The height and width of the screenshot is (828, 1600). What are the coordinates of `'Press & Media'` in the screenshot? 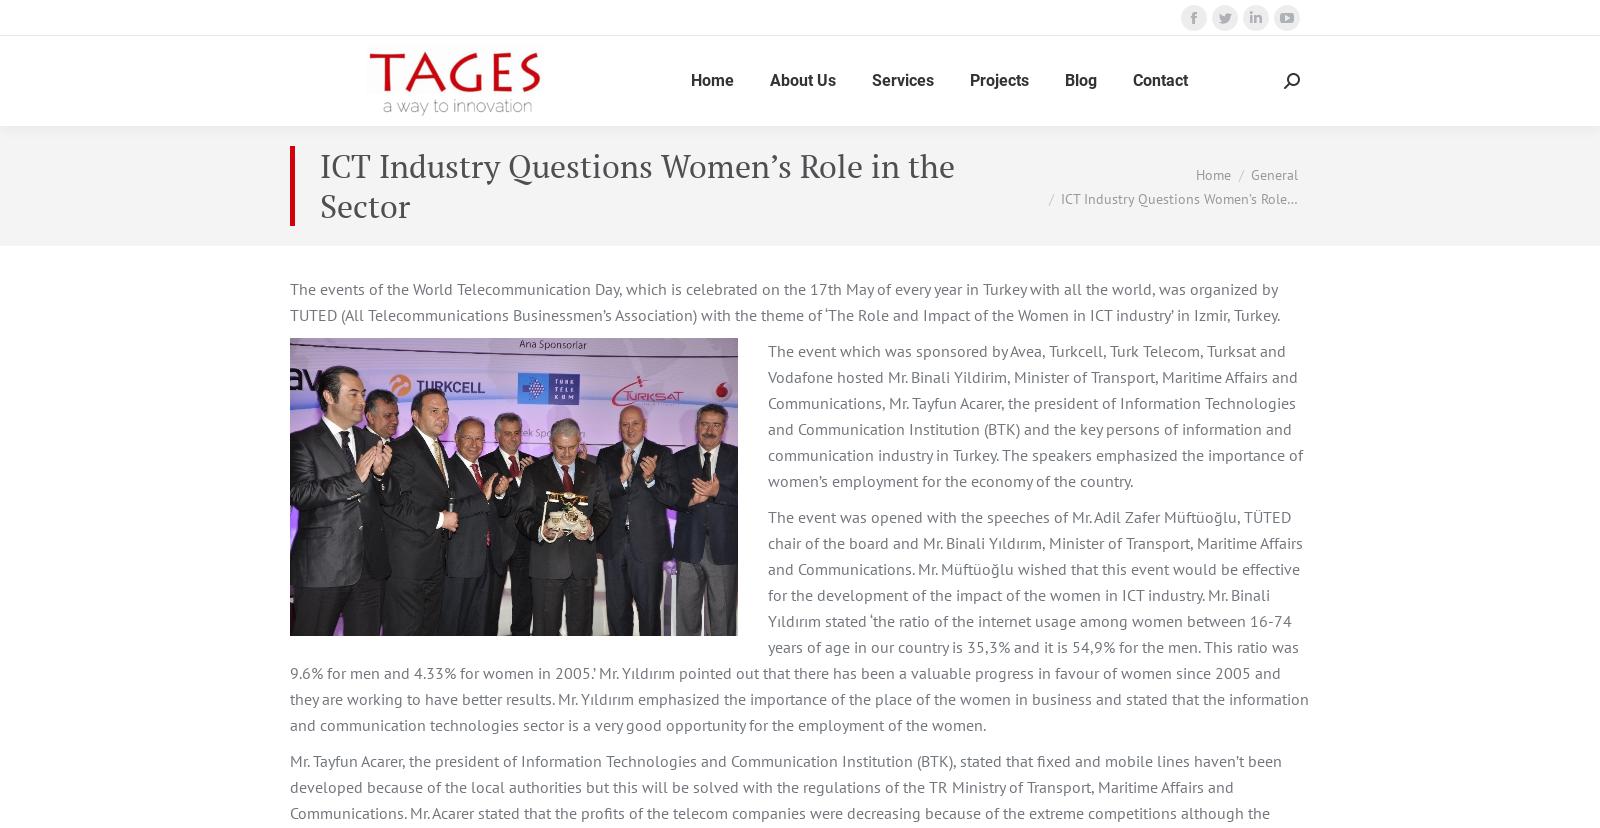 It's located at (812, 348).